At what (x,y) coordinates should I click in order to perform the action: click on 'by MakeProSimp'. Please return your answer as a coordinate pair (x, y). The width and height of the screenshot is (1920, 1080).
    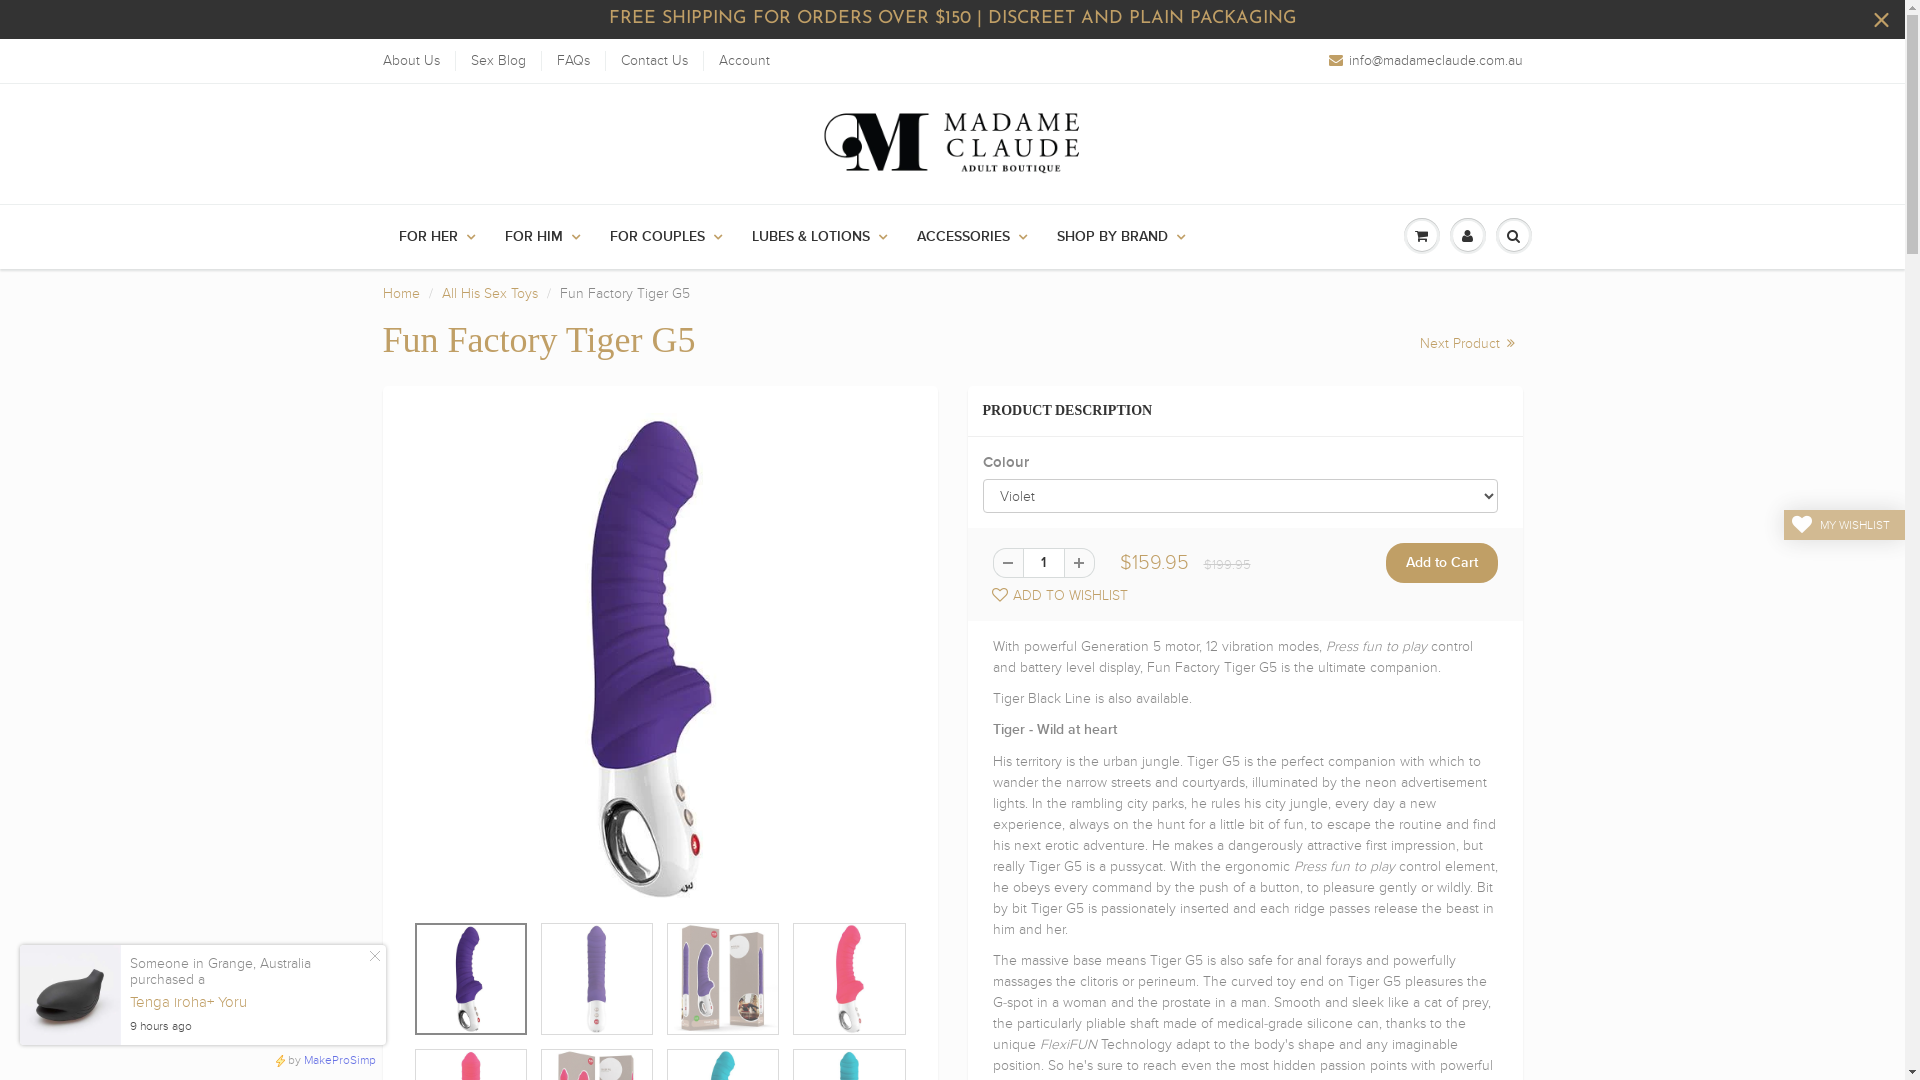
    Looking at the image, I should click on (323, 1059).